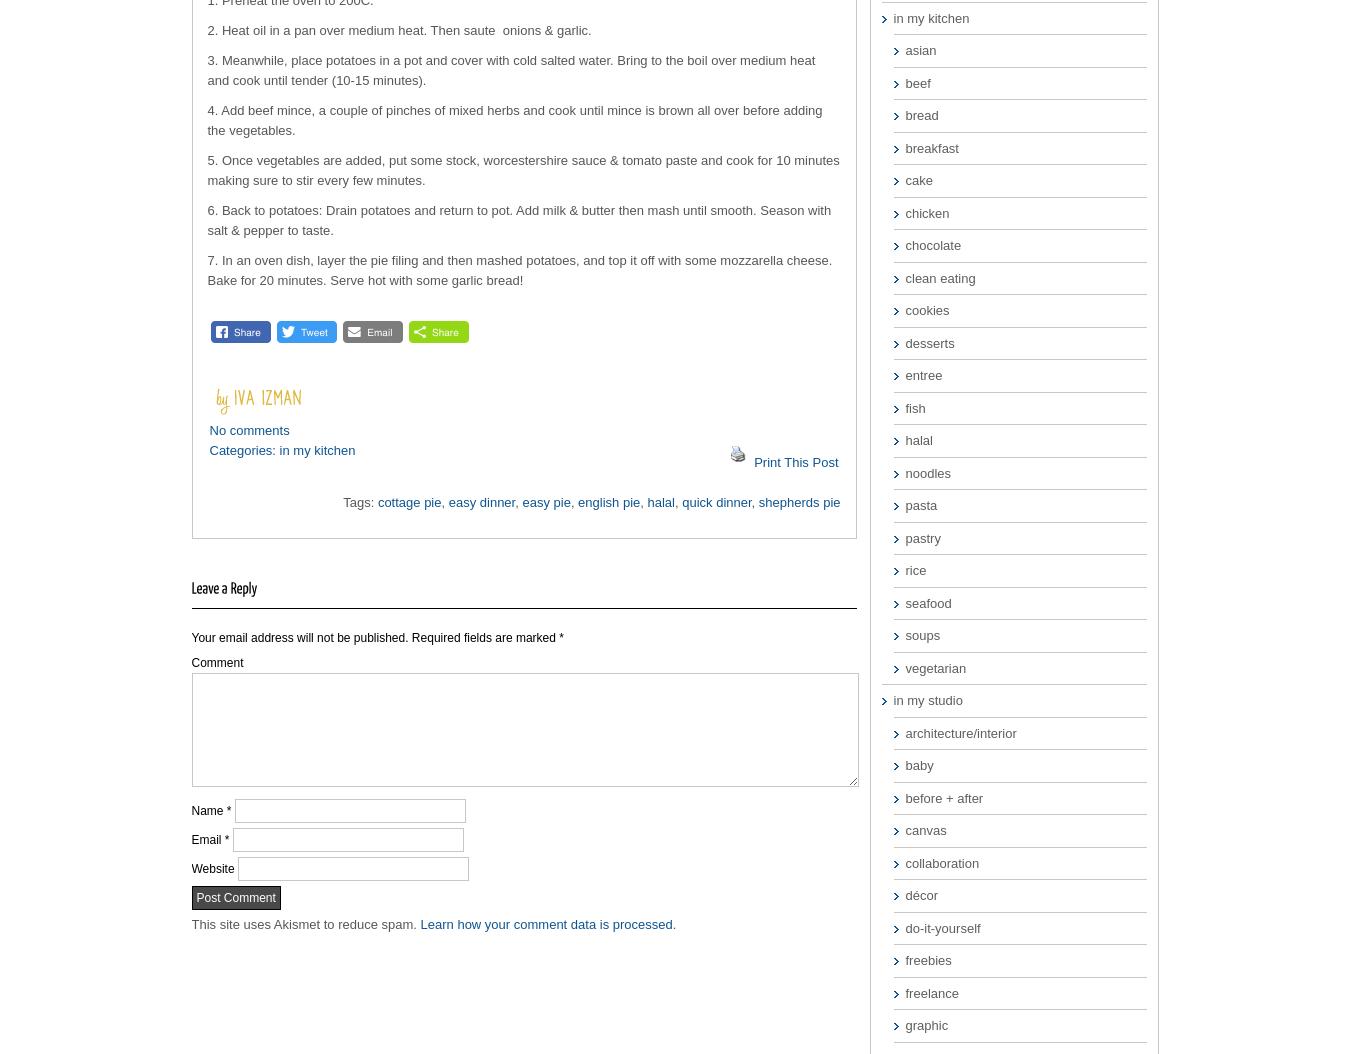  Describe the element at coordinates (922, 374) in the screenshot. I see `'entree'` at that location.